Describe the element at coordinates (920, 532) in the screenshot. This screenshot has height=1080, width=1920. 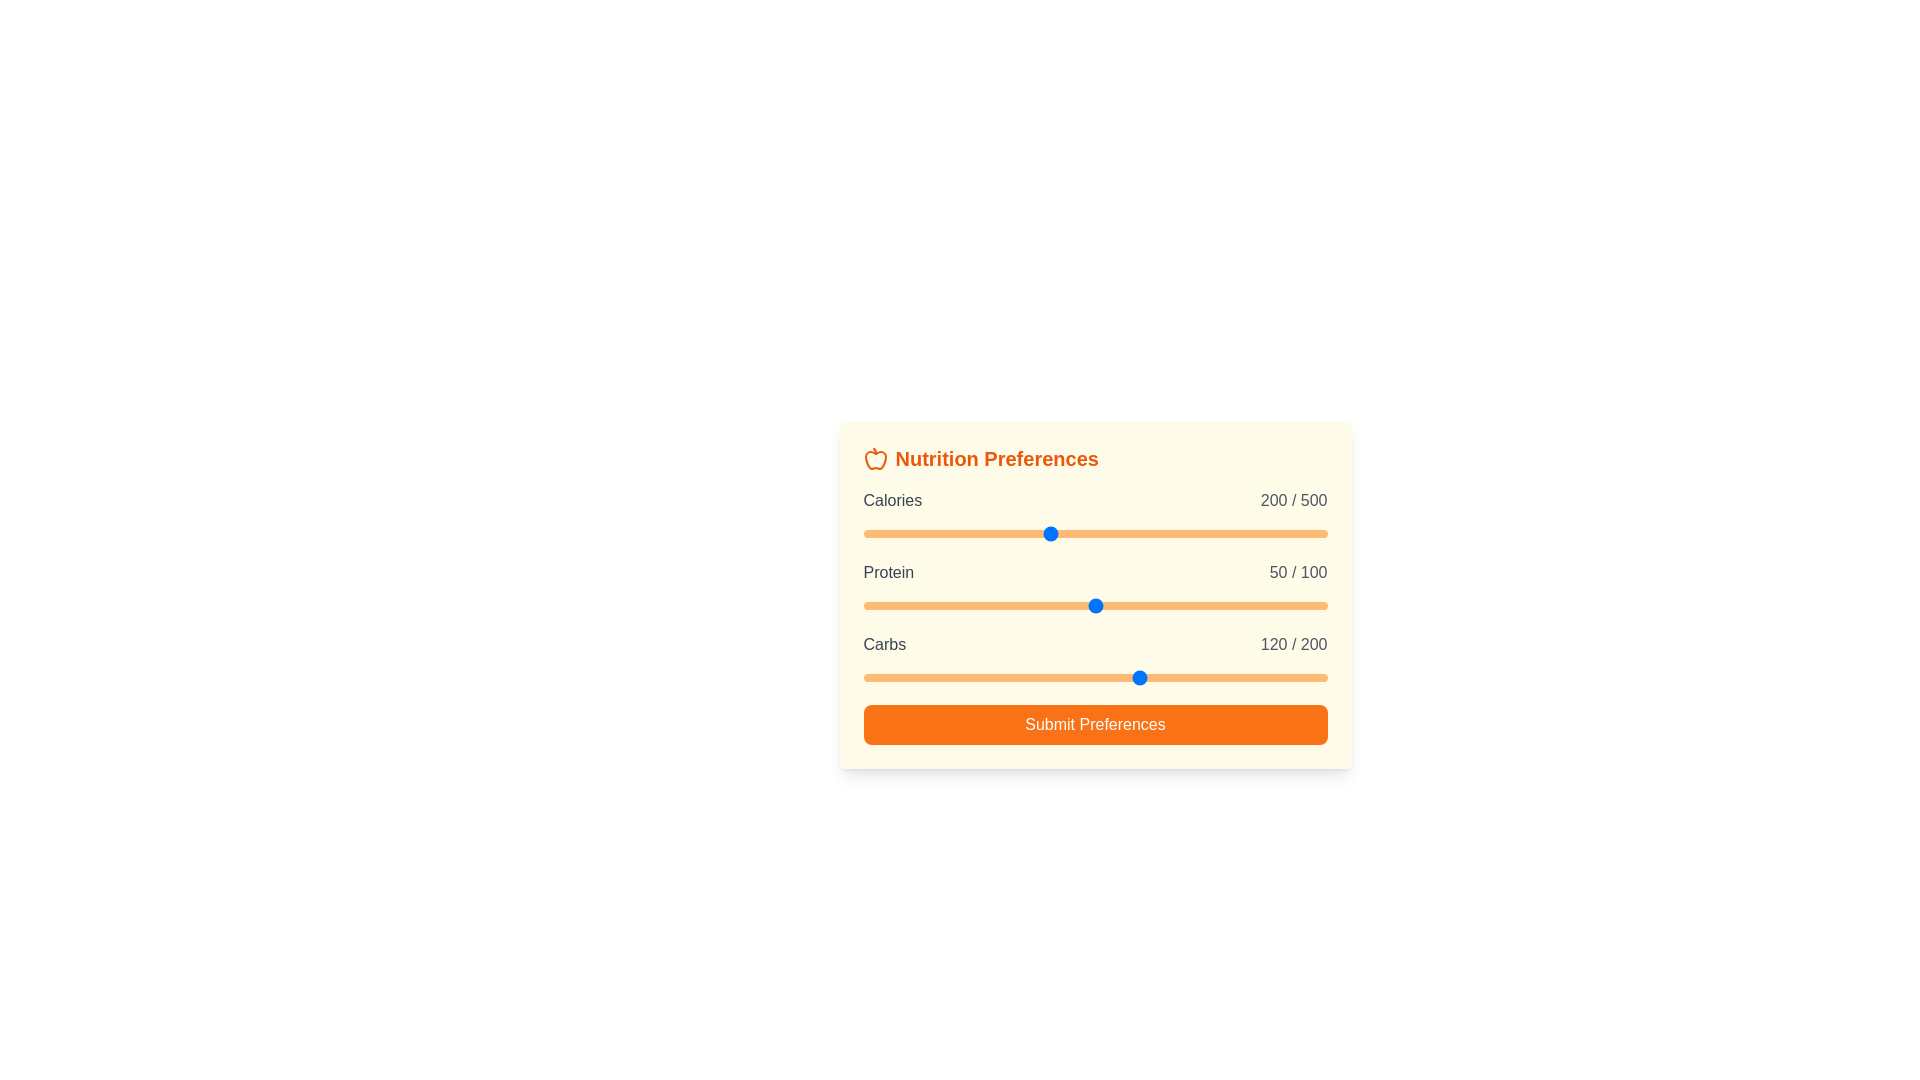
I see `the caloric value` at that location.